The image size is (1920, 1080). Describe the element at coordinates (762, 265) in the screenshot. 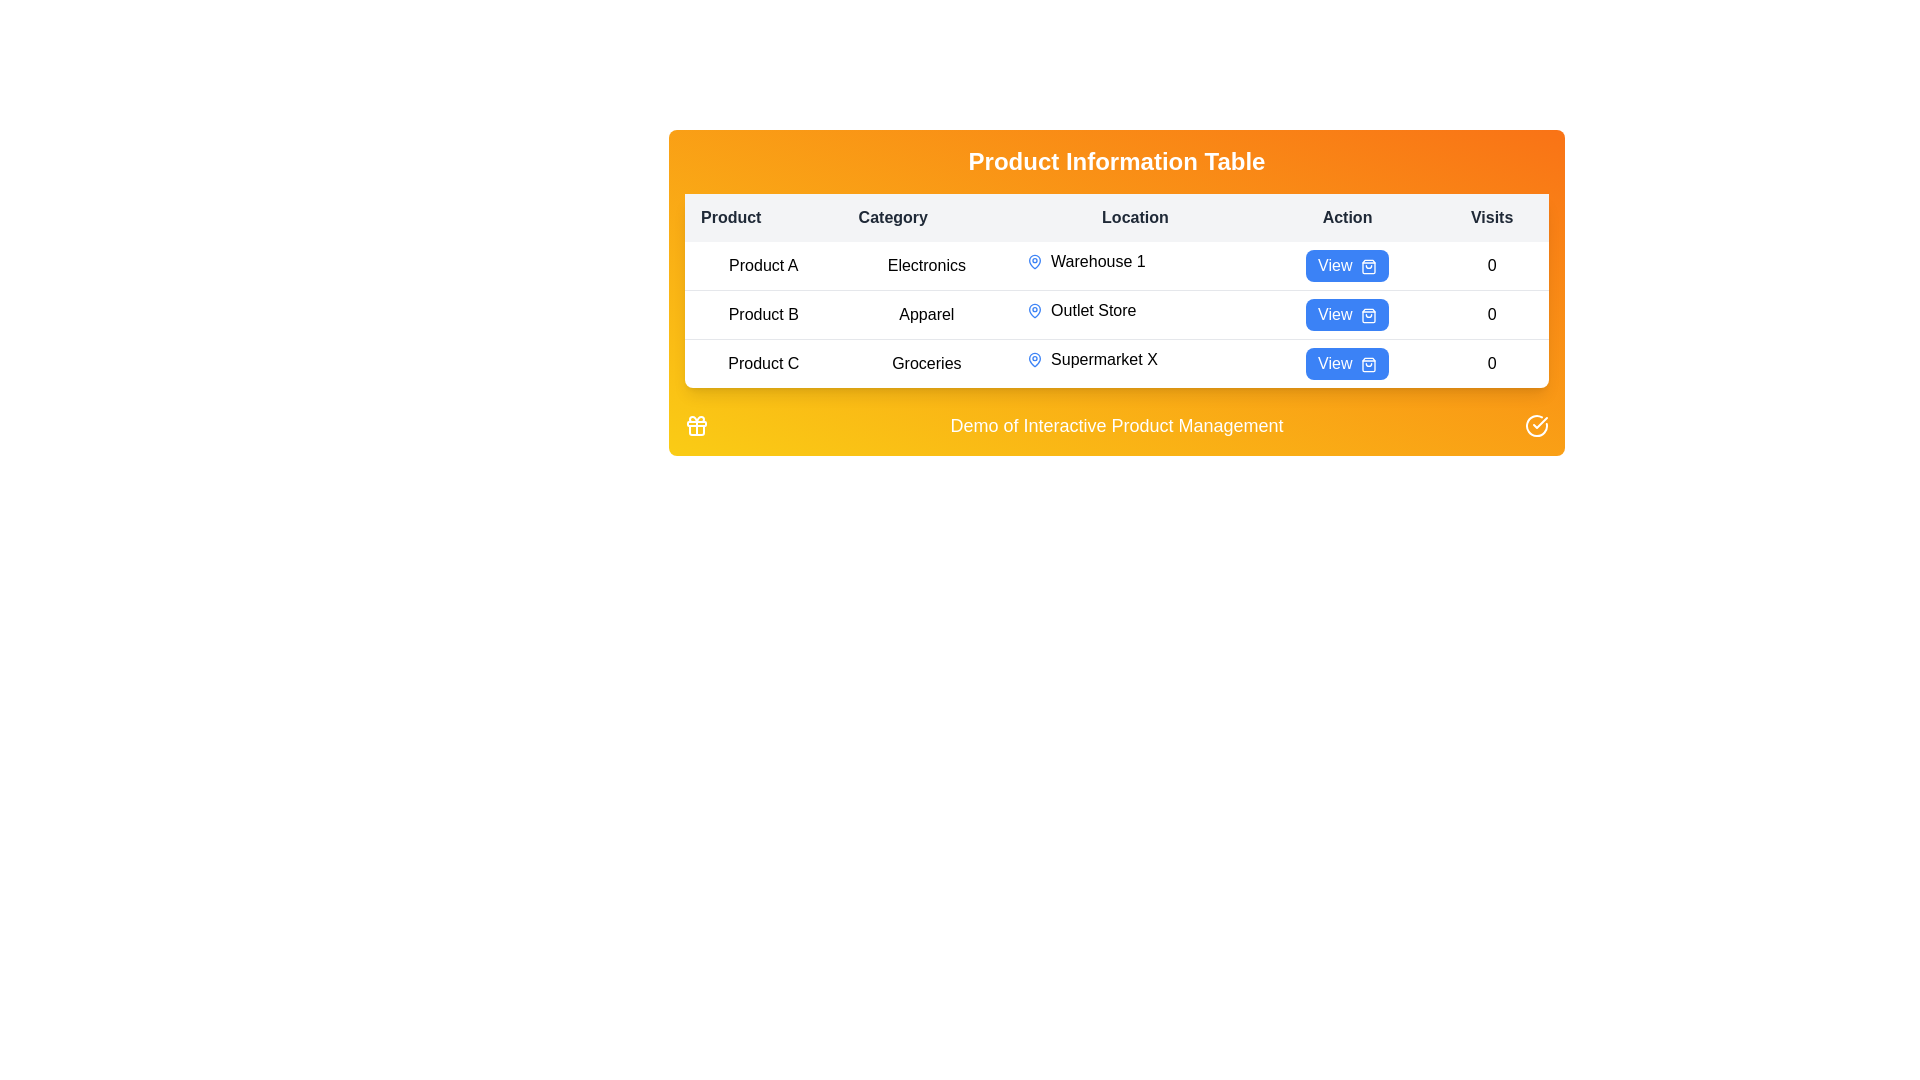

I see `text from the product label located in the first row of the 'Product' column in the table, positioned at the top-left corner of the table body` at that location.